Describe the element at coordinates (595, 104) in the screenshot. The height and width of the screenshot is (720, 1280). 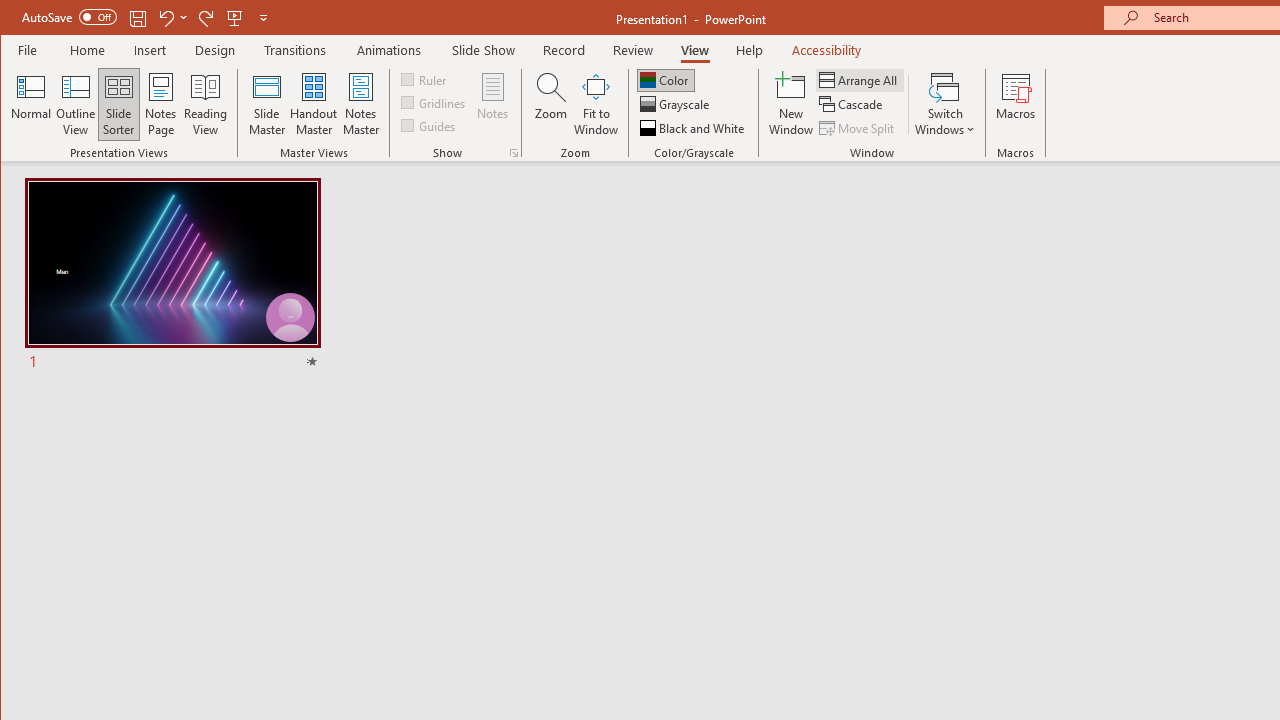
I see `'Fit to Window'` at that location.